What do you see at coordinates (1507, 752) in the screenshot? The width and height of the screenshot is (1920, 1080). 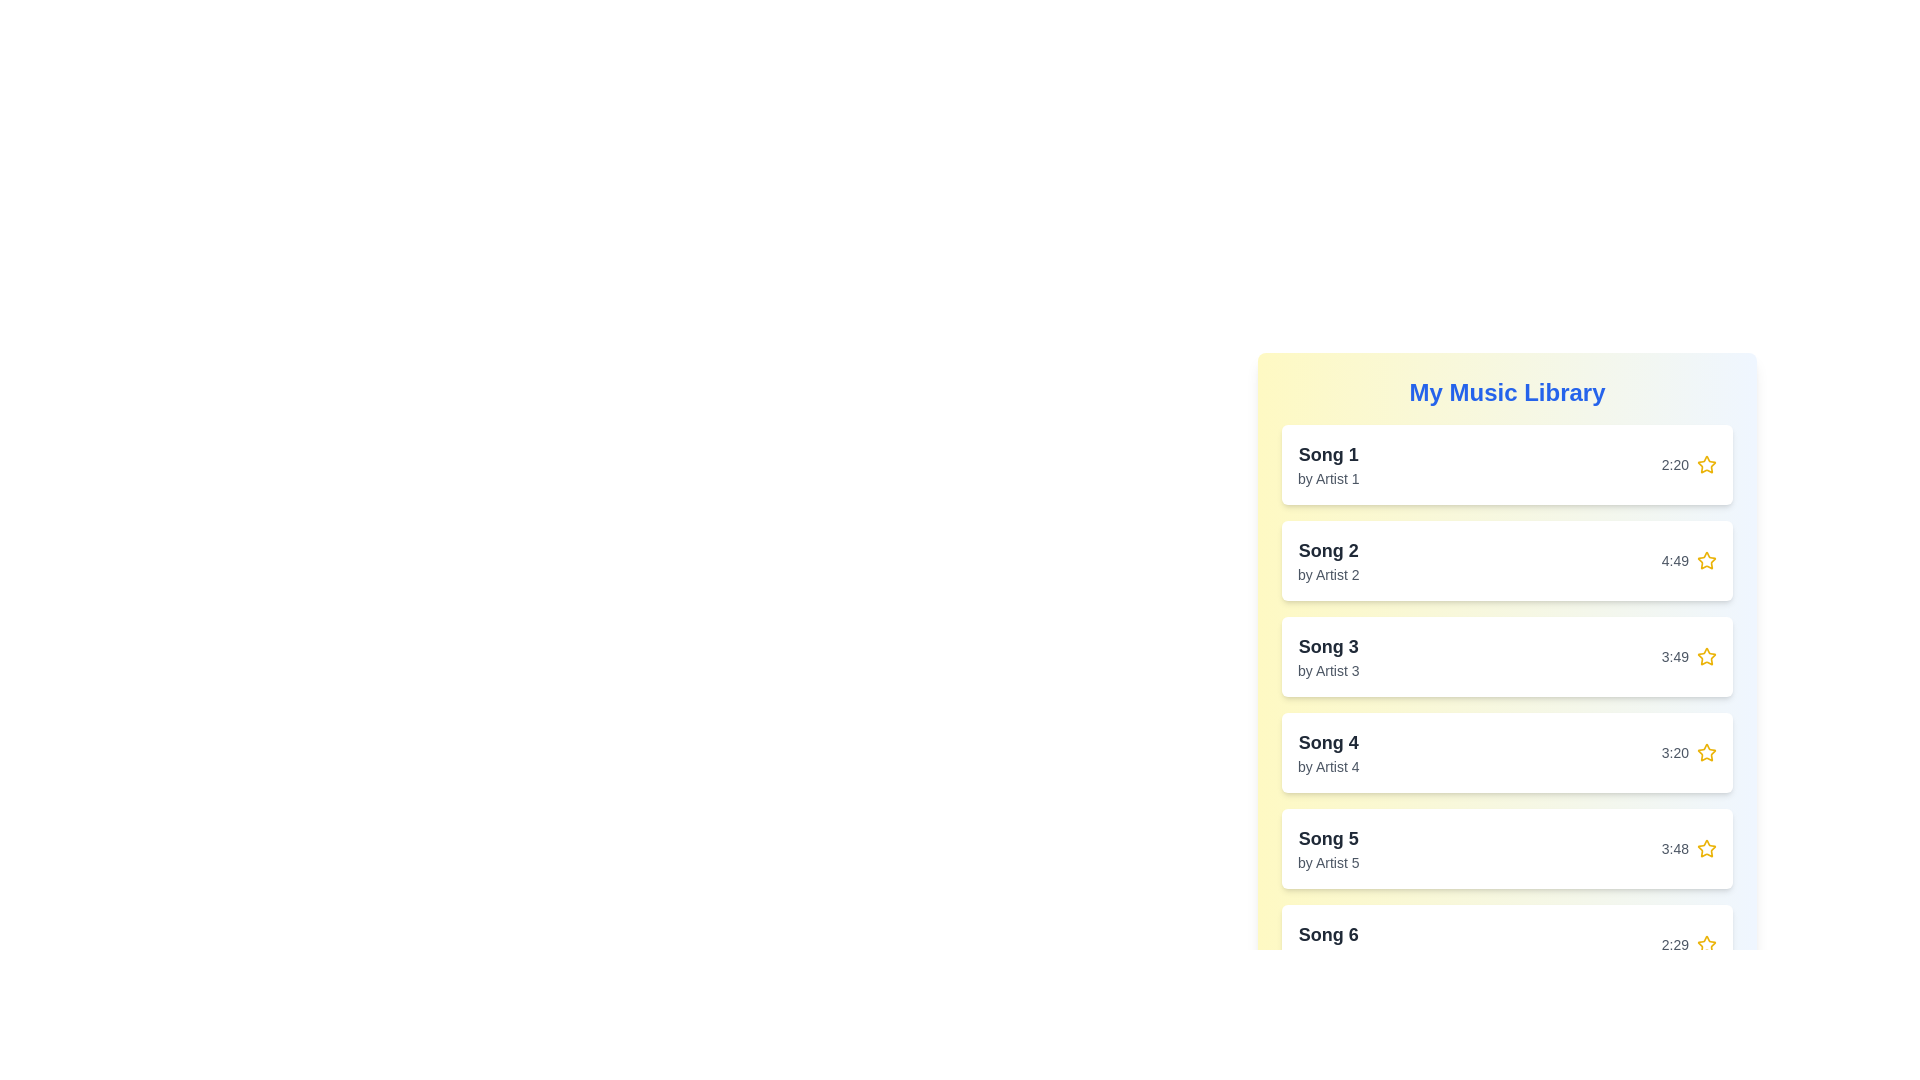 I see `text details of the fourth track in the music library, which includes the title, artist, and duration displayed in the list item` at bounding box center [1507, 752].